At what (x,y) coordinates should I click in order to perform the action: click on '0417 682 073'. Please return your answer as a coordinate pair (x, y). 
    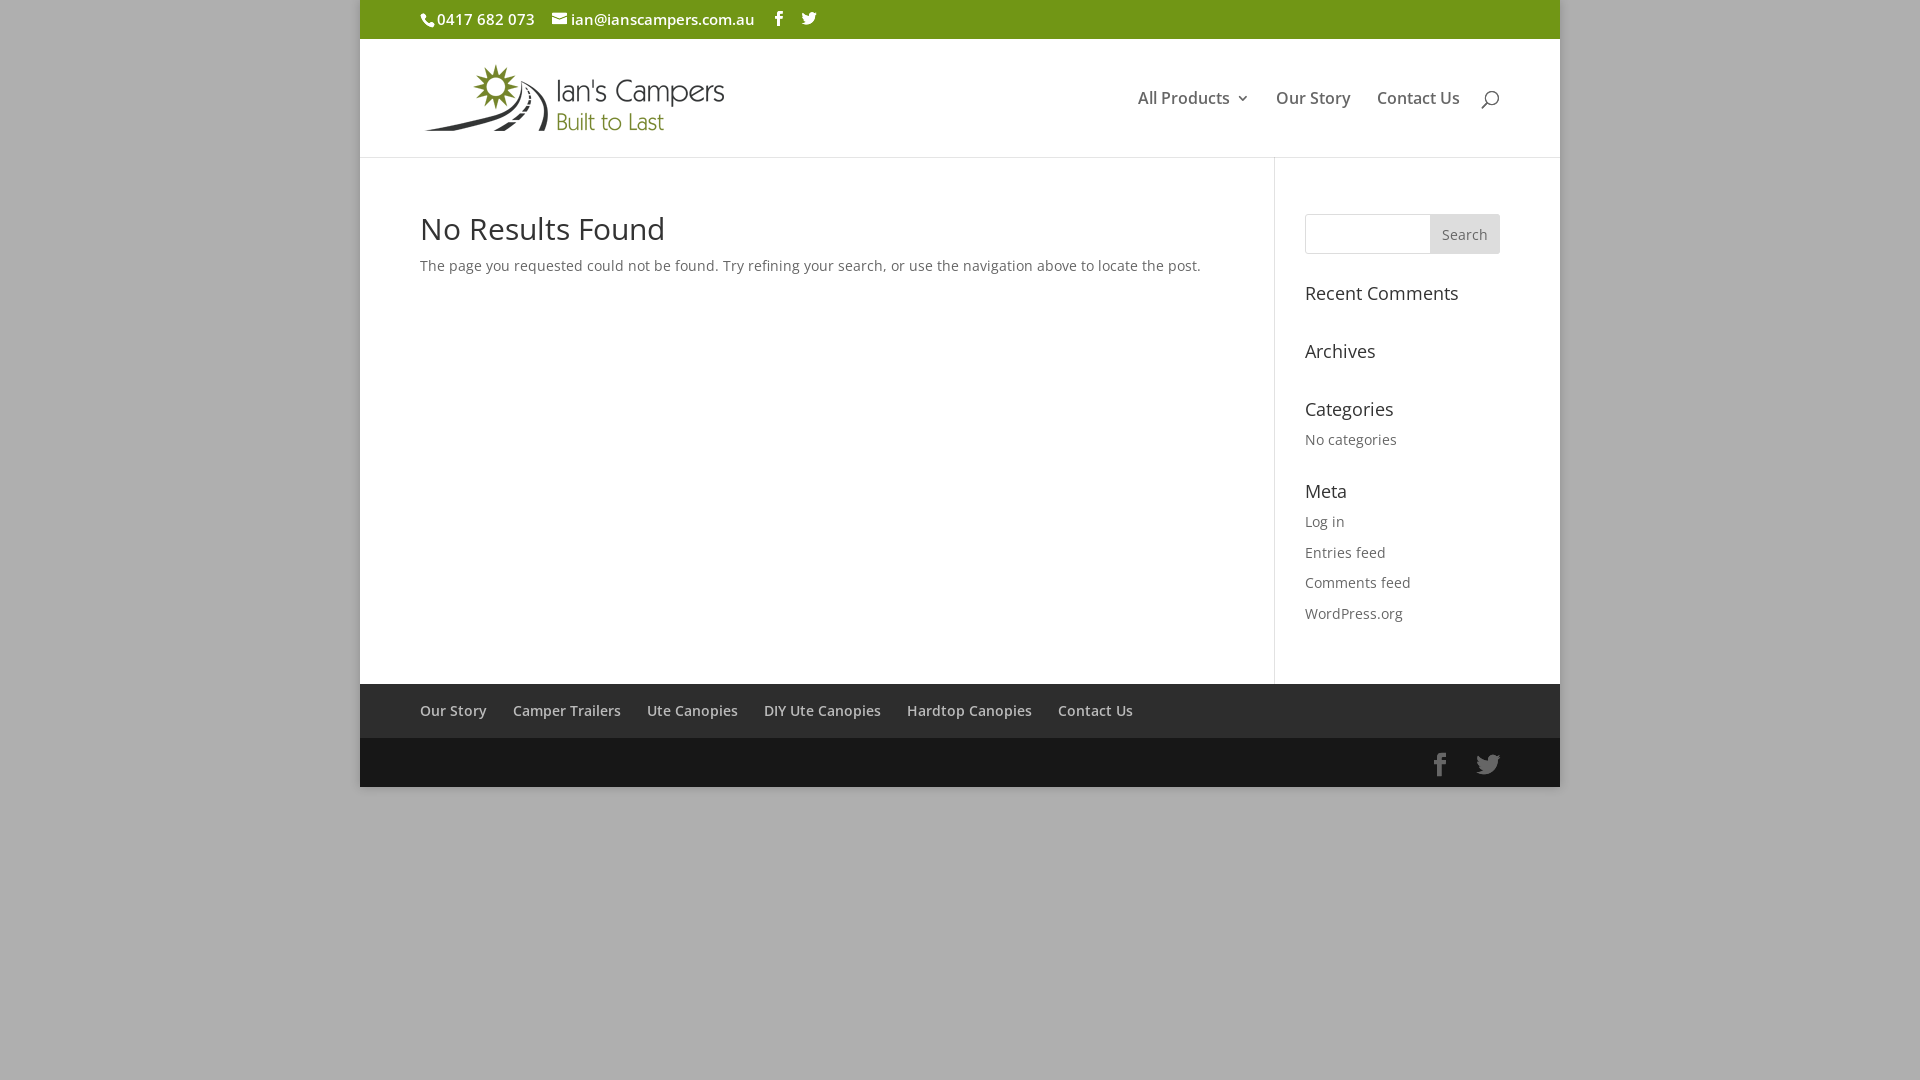
    Looking at the image, I should click on (484, 19).